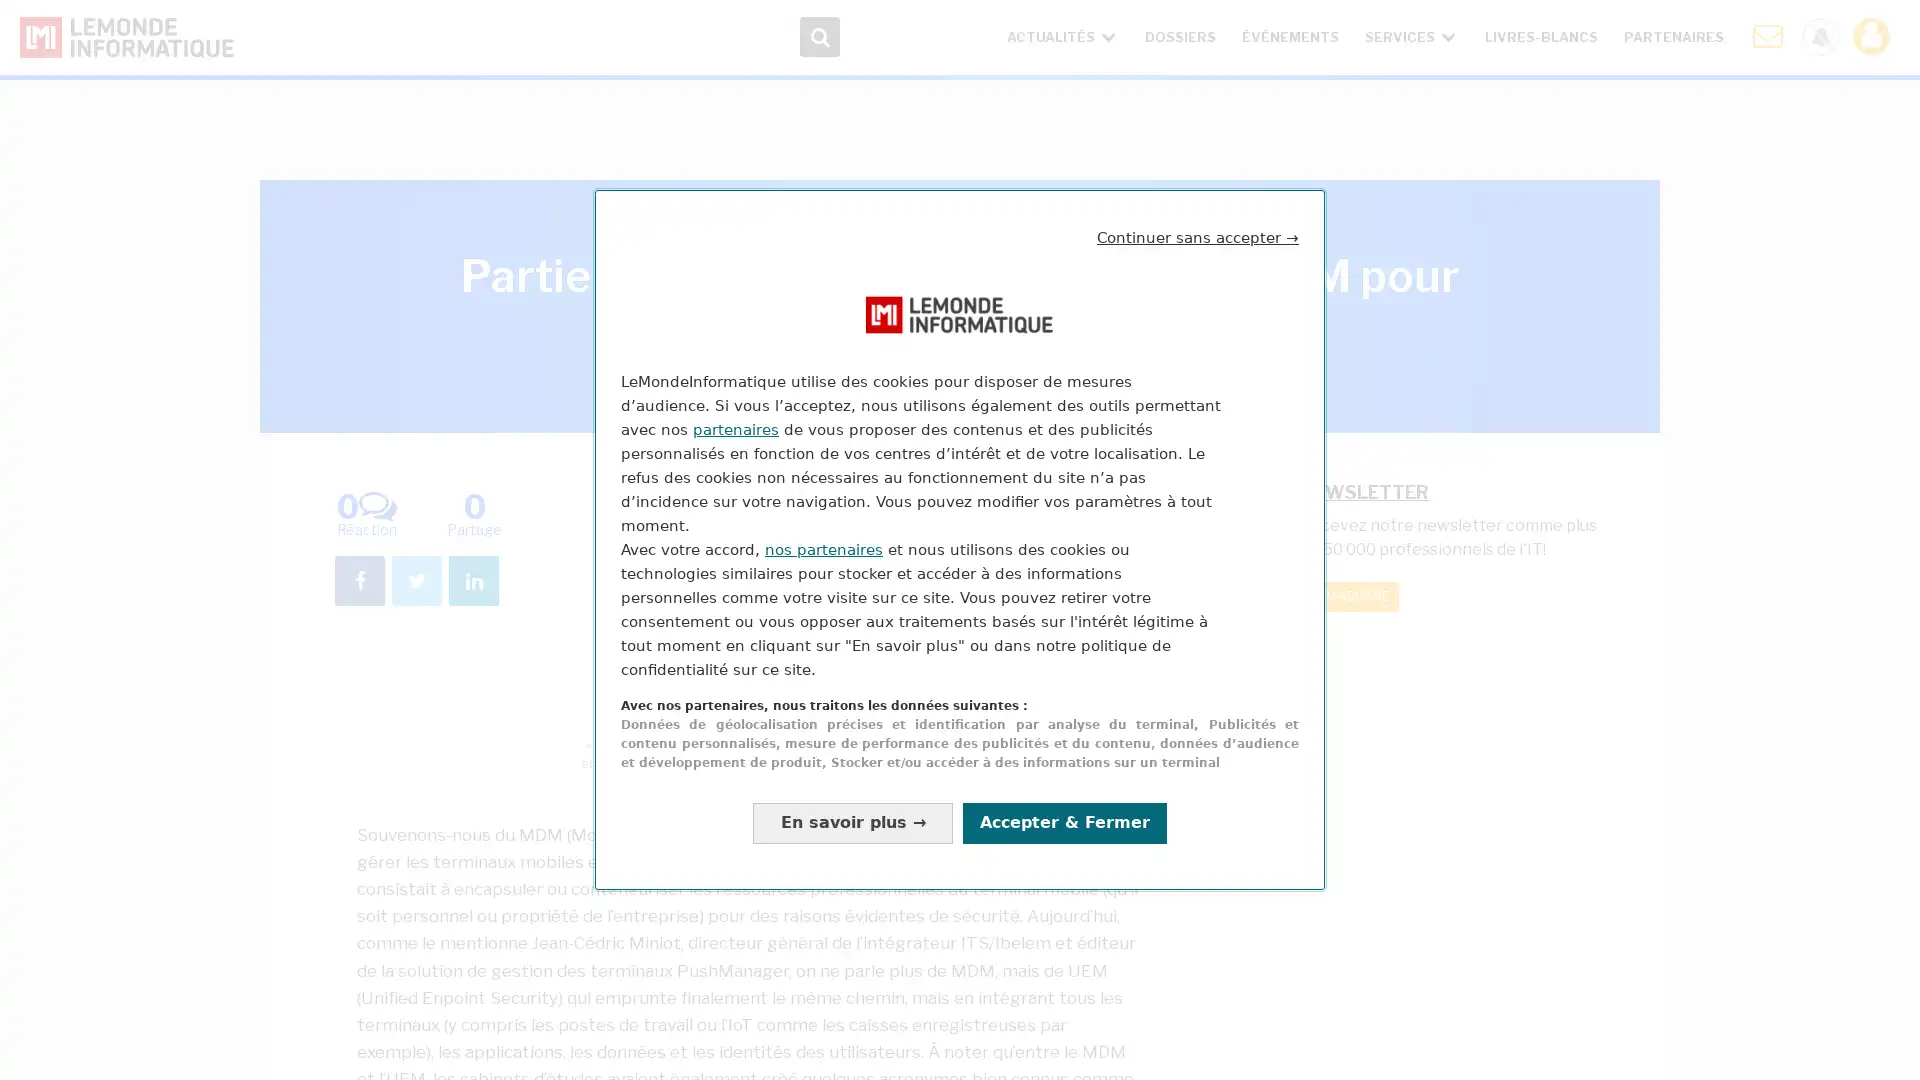  Describe the element at coordinates (1198, 237) in the screenshot. I see `Continuer sans accepter` at that location.